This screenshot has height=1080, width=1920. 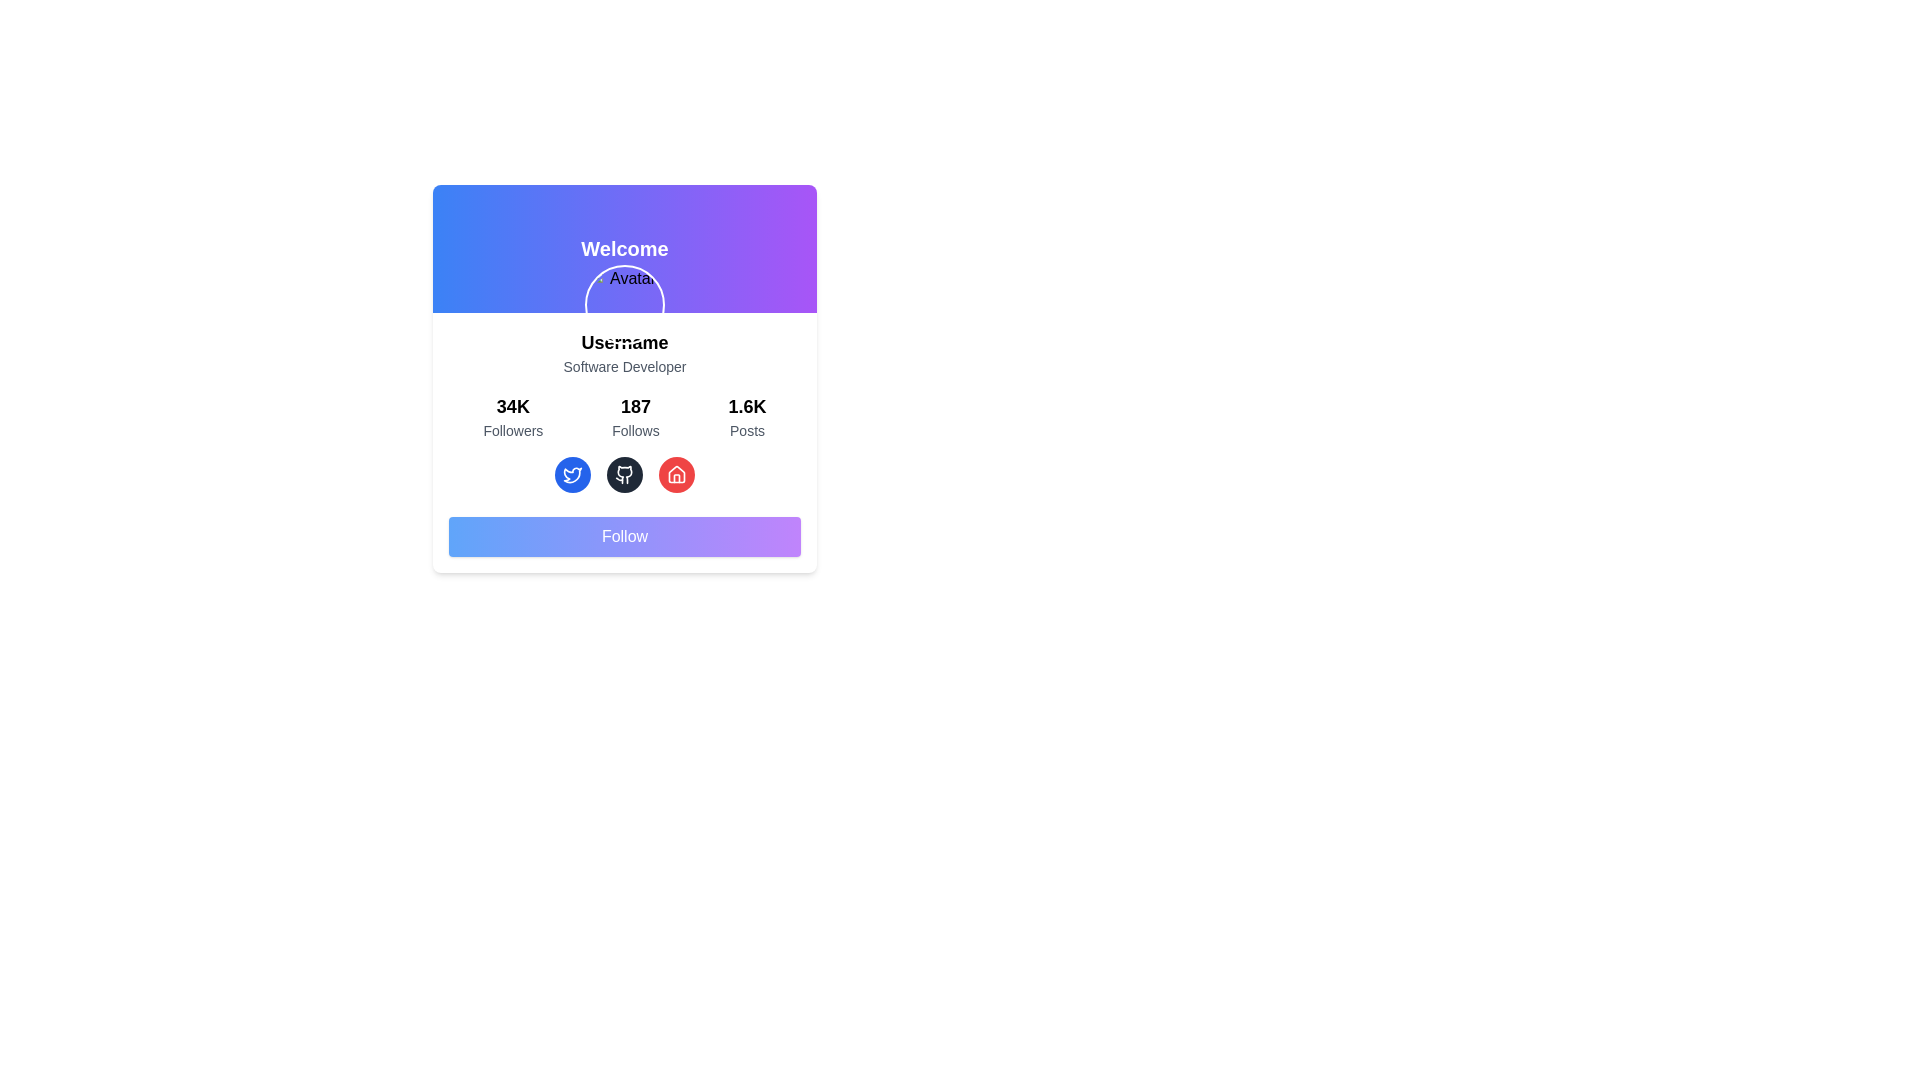 I want to click on the circular avatar image with a white border located in the card's gradient header section, directly below the 'Welcome' text, so click(x=623, y=304).